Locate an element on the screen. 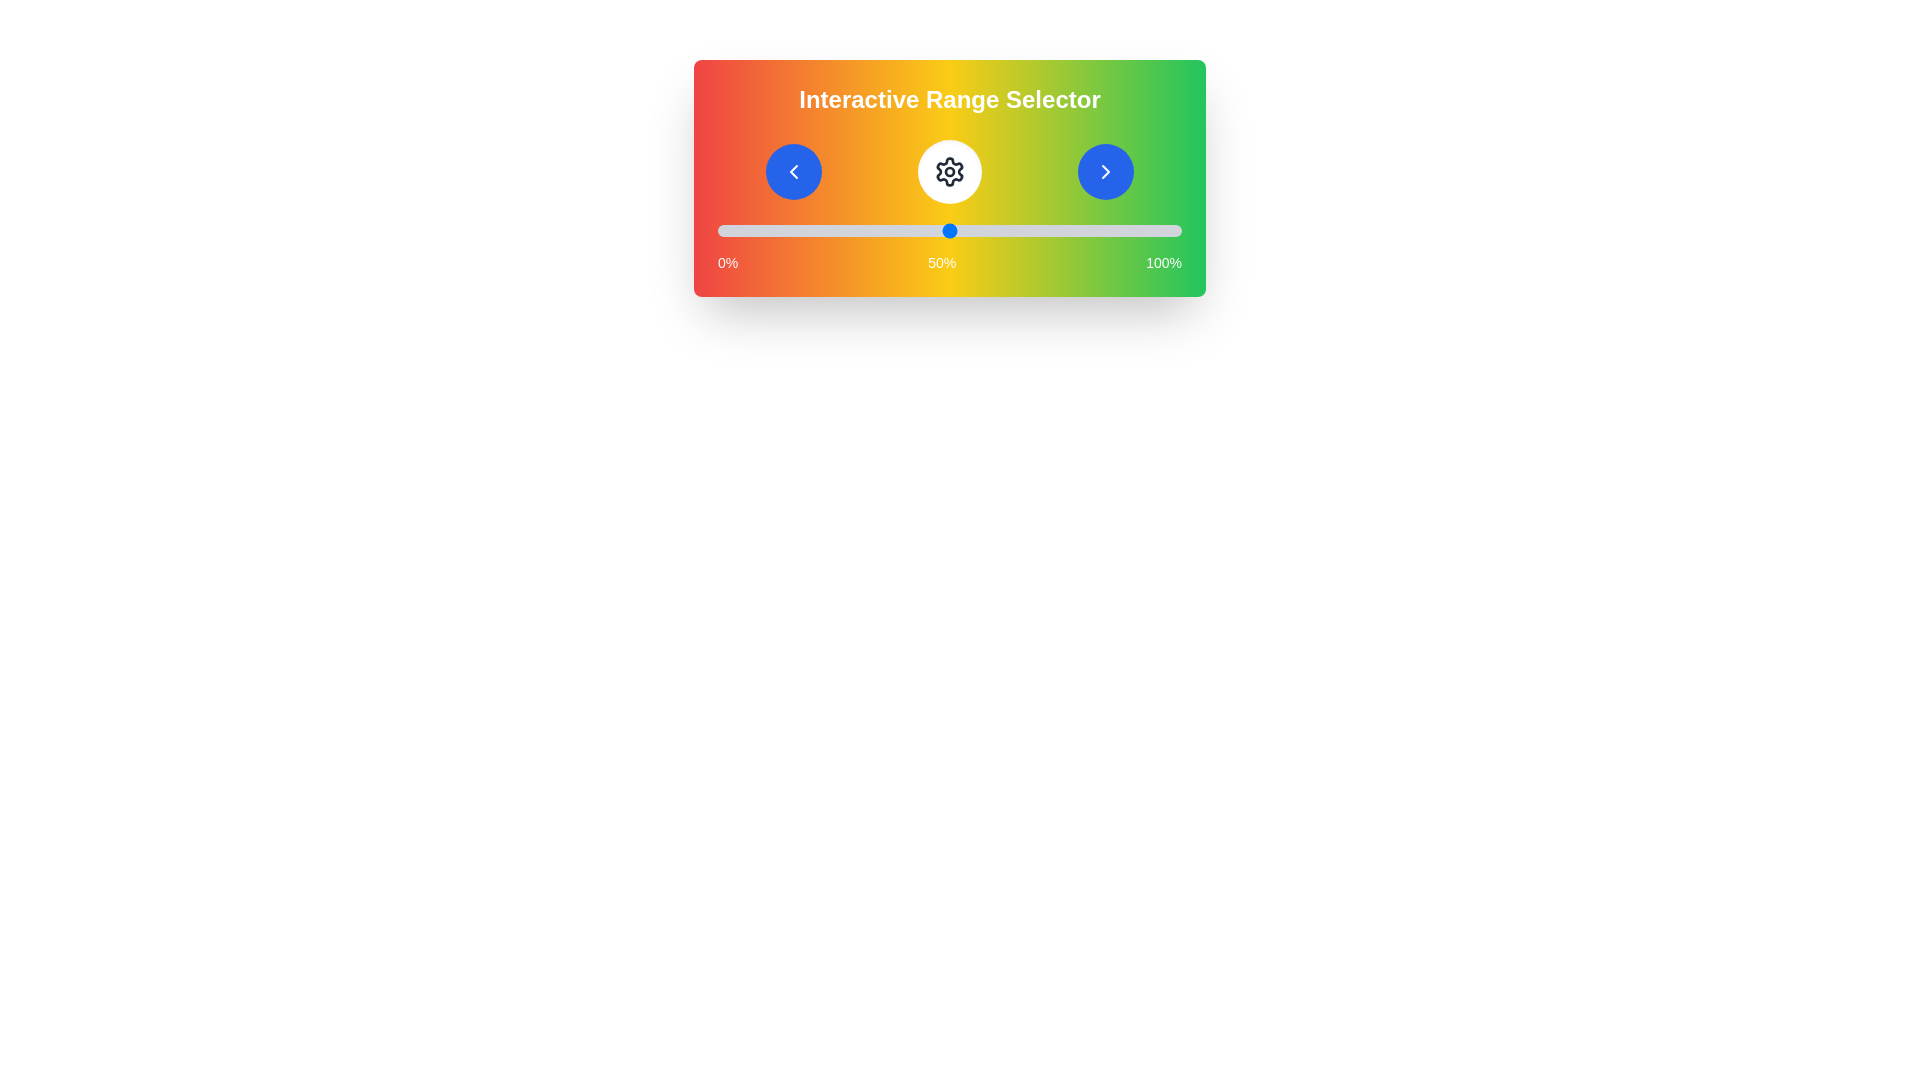  the slider to set the value to 19 is located at coordinates (806, 230).